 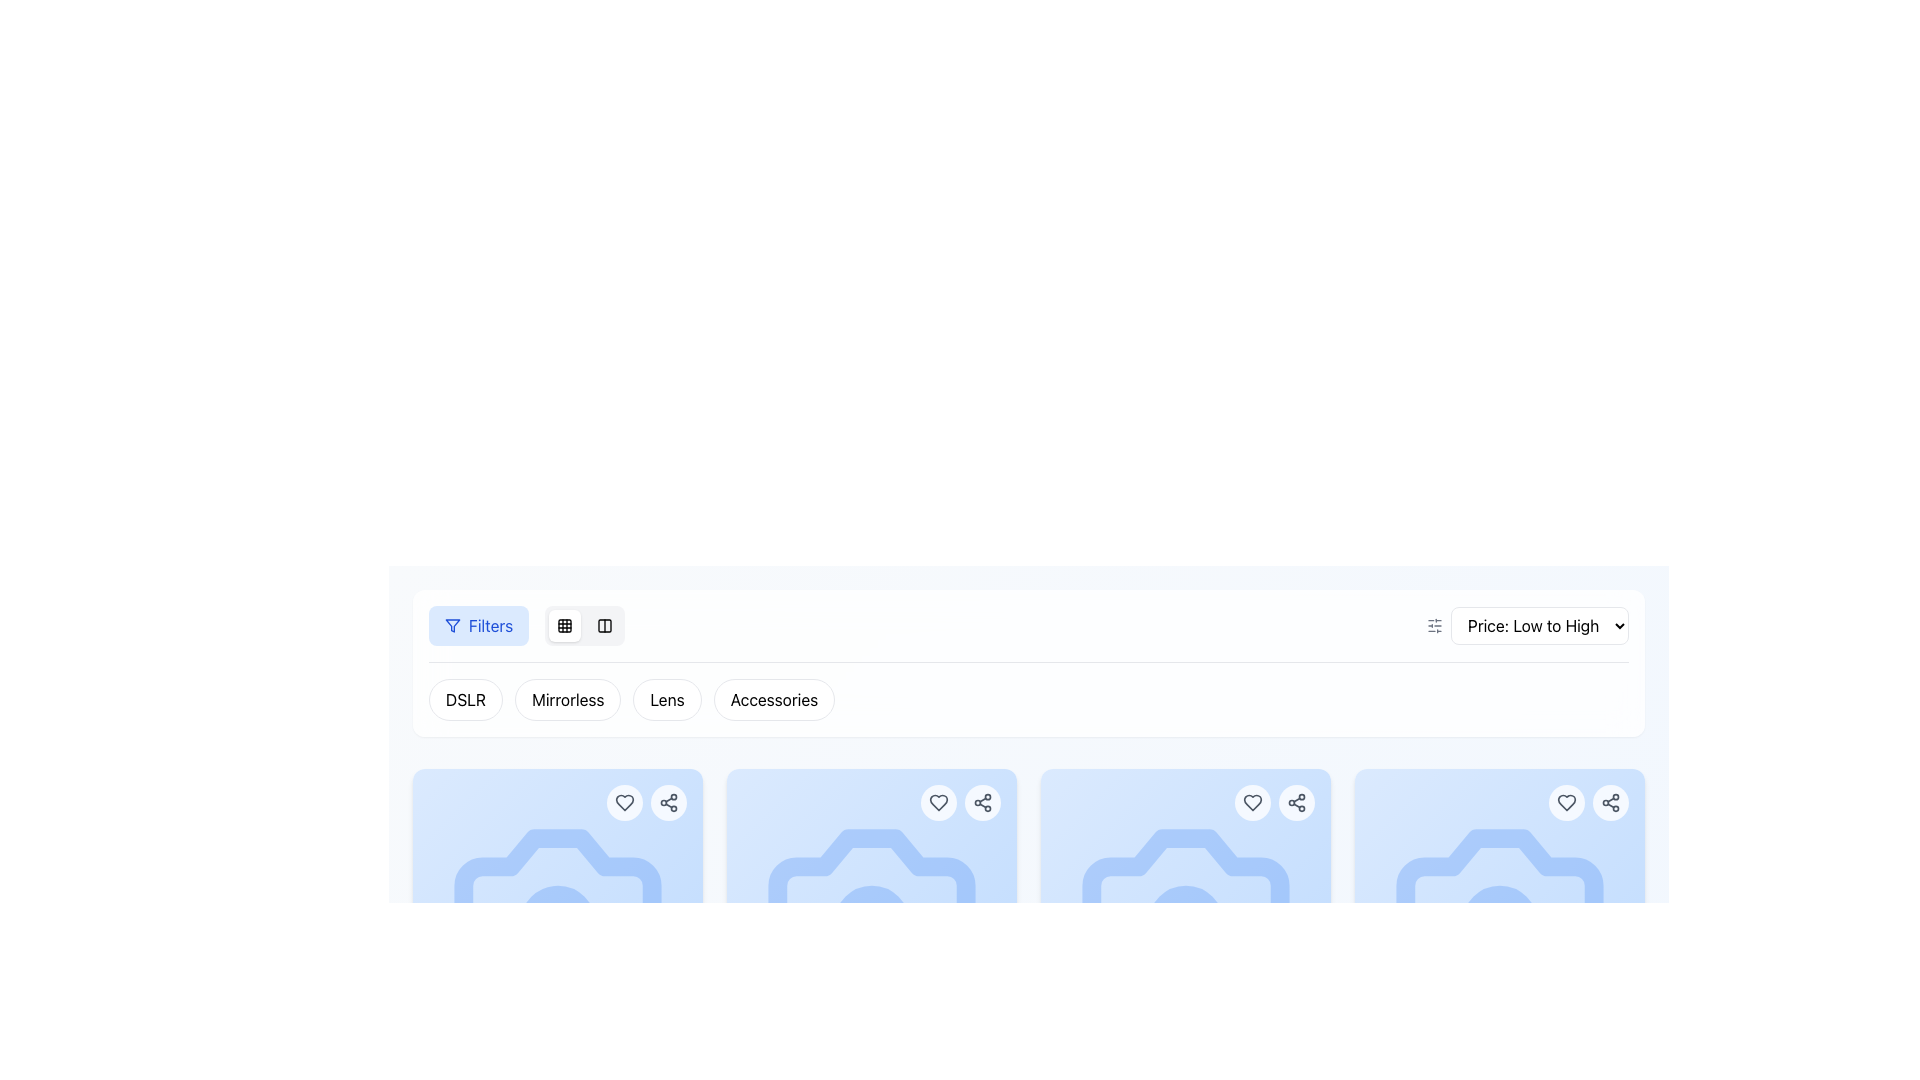 What do you see at coordinates (1526, 624) in the screenshot?
I see `the dropdown menu labeled 'Price: Low to High'` at bounding box center [1526, 624].